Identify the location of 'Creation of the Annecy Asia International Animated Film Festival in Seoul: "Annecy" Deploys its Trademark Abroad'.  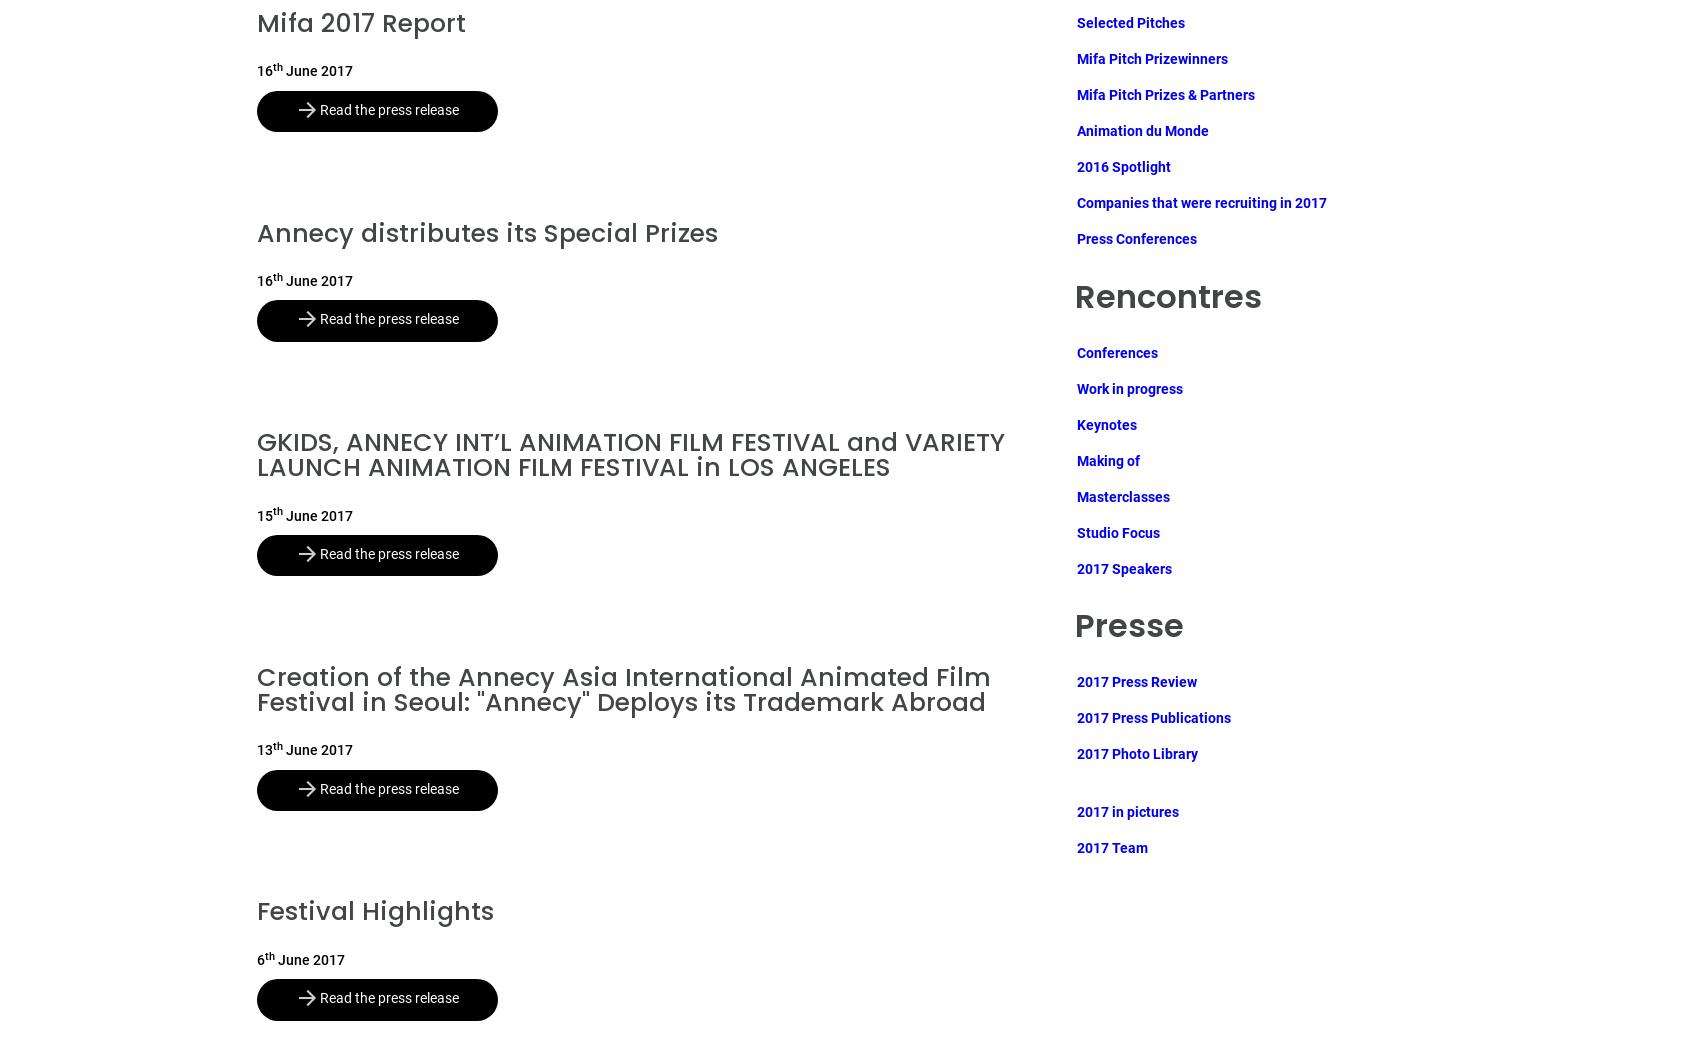
(624, 689).